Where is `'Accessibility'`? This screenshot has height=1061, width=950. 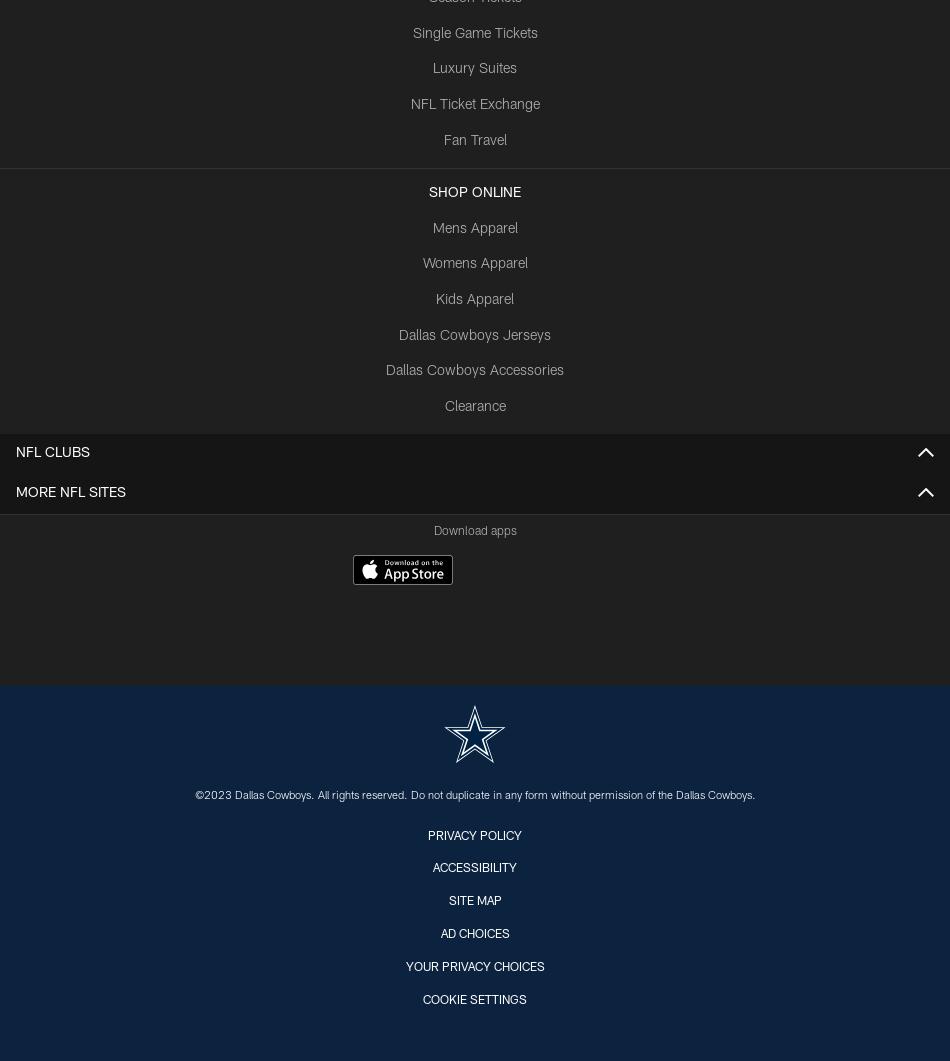
'Accessibility' is located at coordinates (475, 868).